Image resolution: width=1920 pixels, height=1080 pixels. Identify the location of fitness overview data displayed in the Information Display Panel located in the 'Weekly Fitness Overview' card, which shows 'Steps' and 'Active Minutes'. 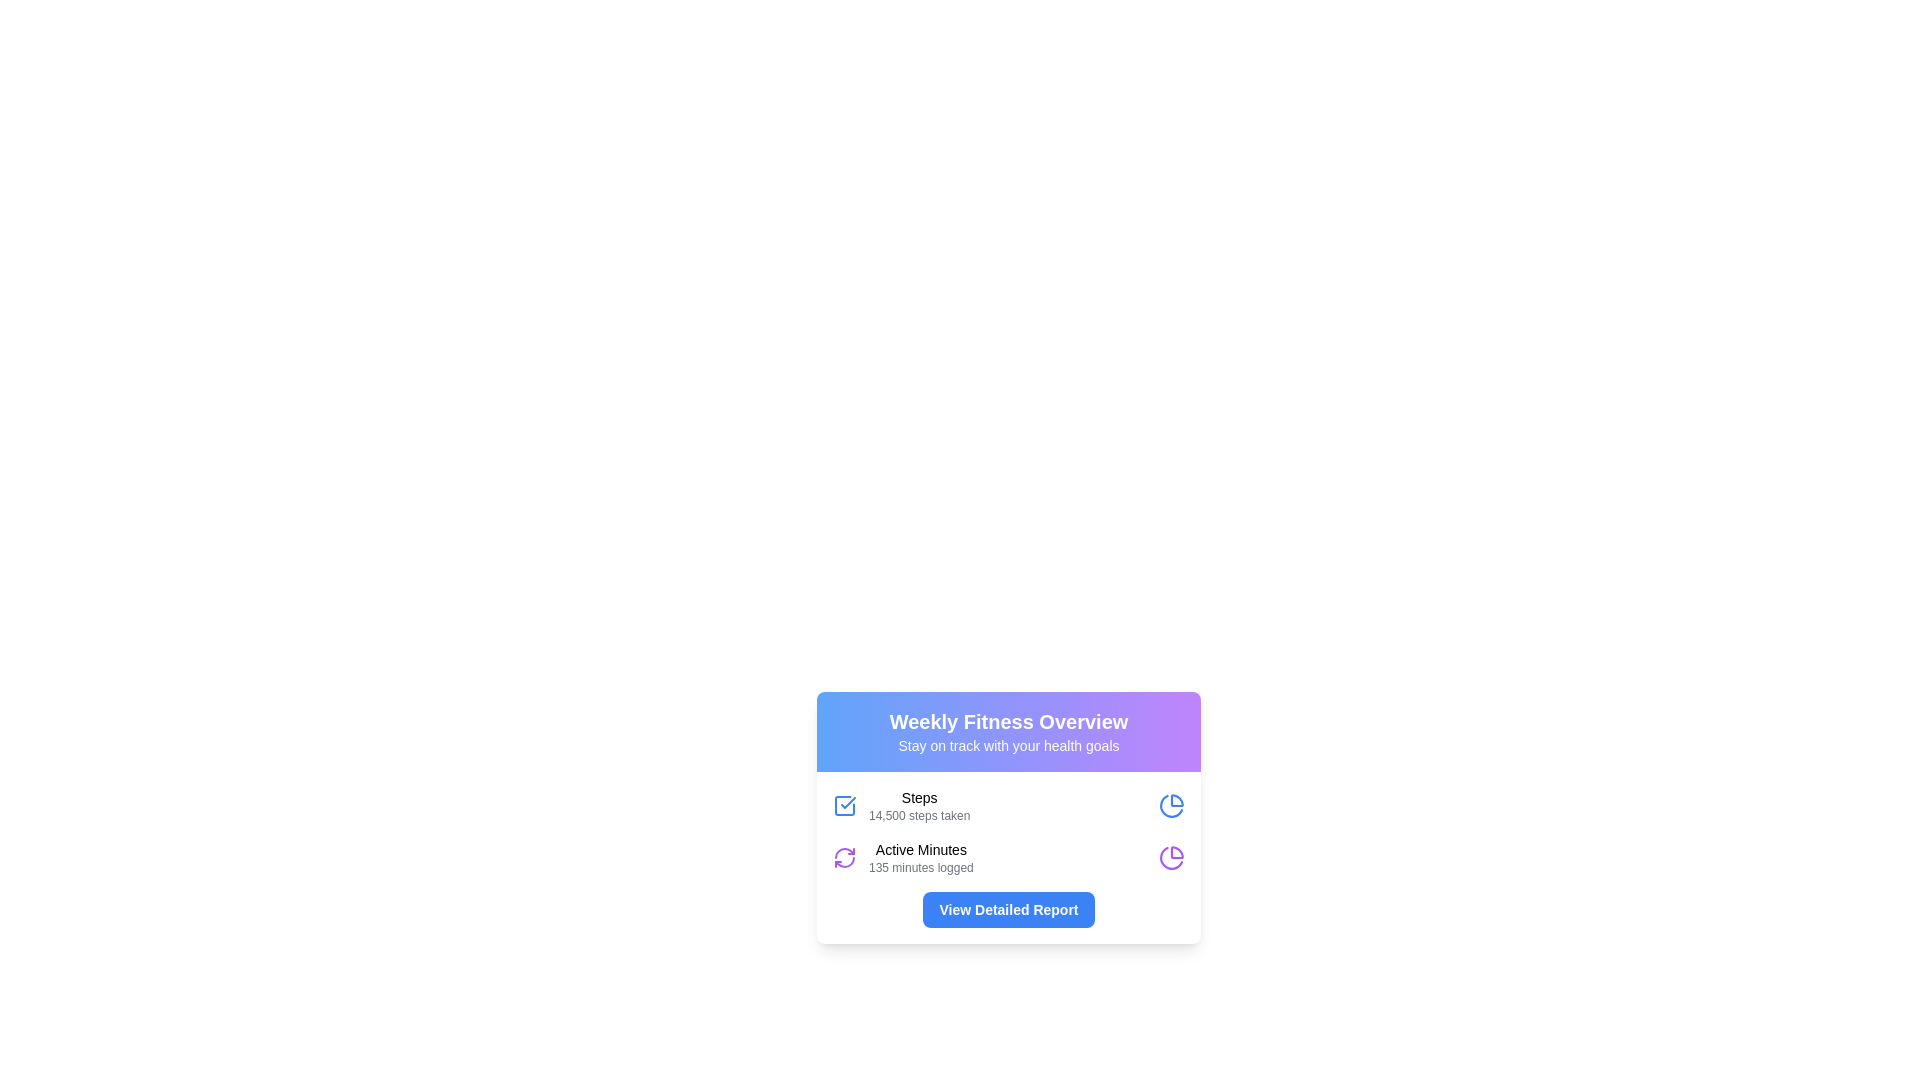
(1008, 856).